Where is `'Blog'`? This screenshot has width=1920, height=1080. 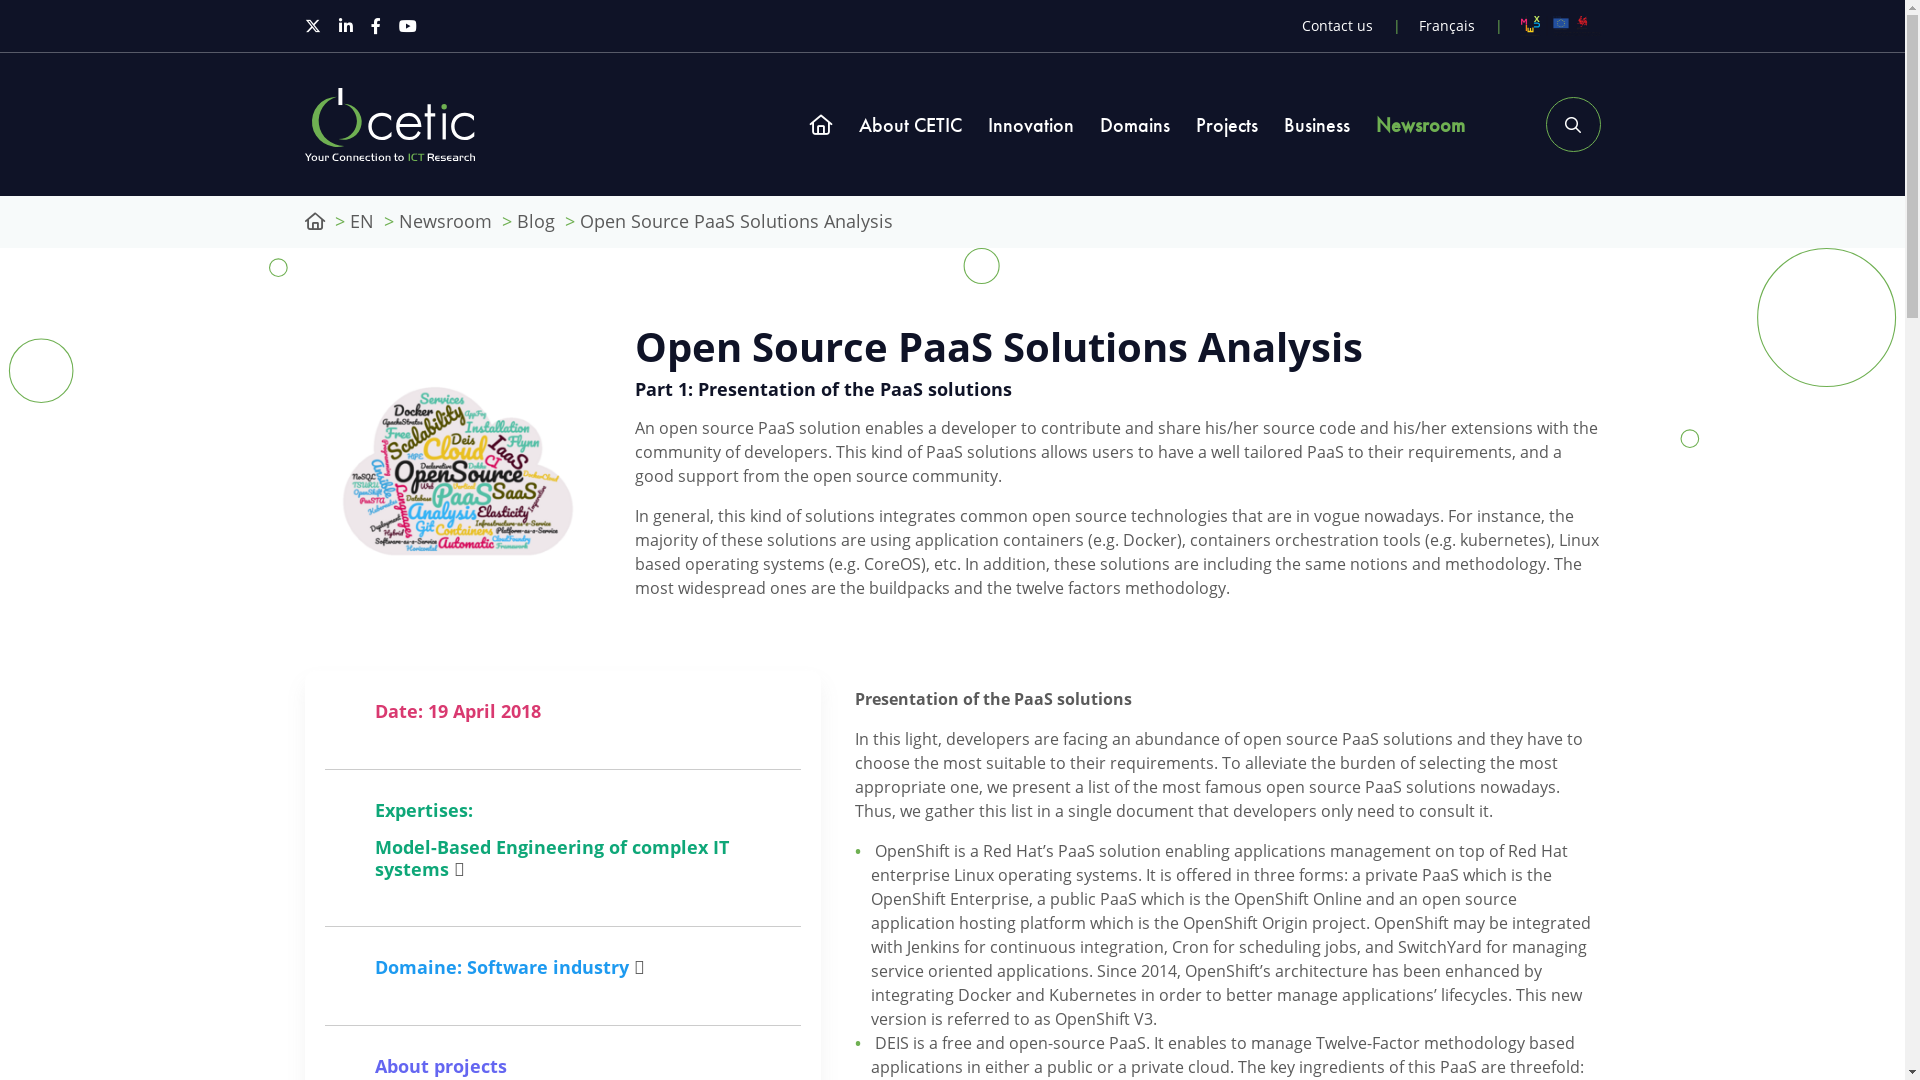
'Blog' is located at coordinates (534, 221).